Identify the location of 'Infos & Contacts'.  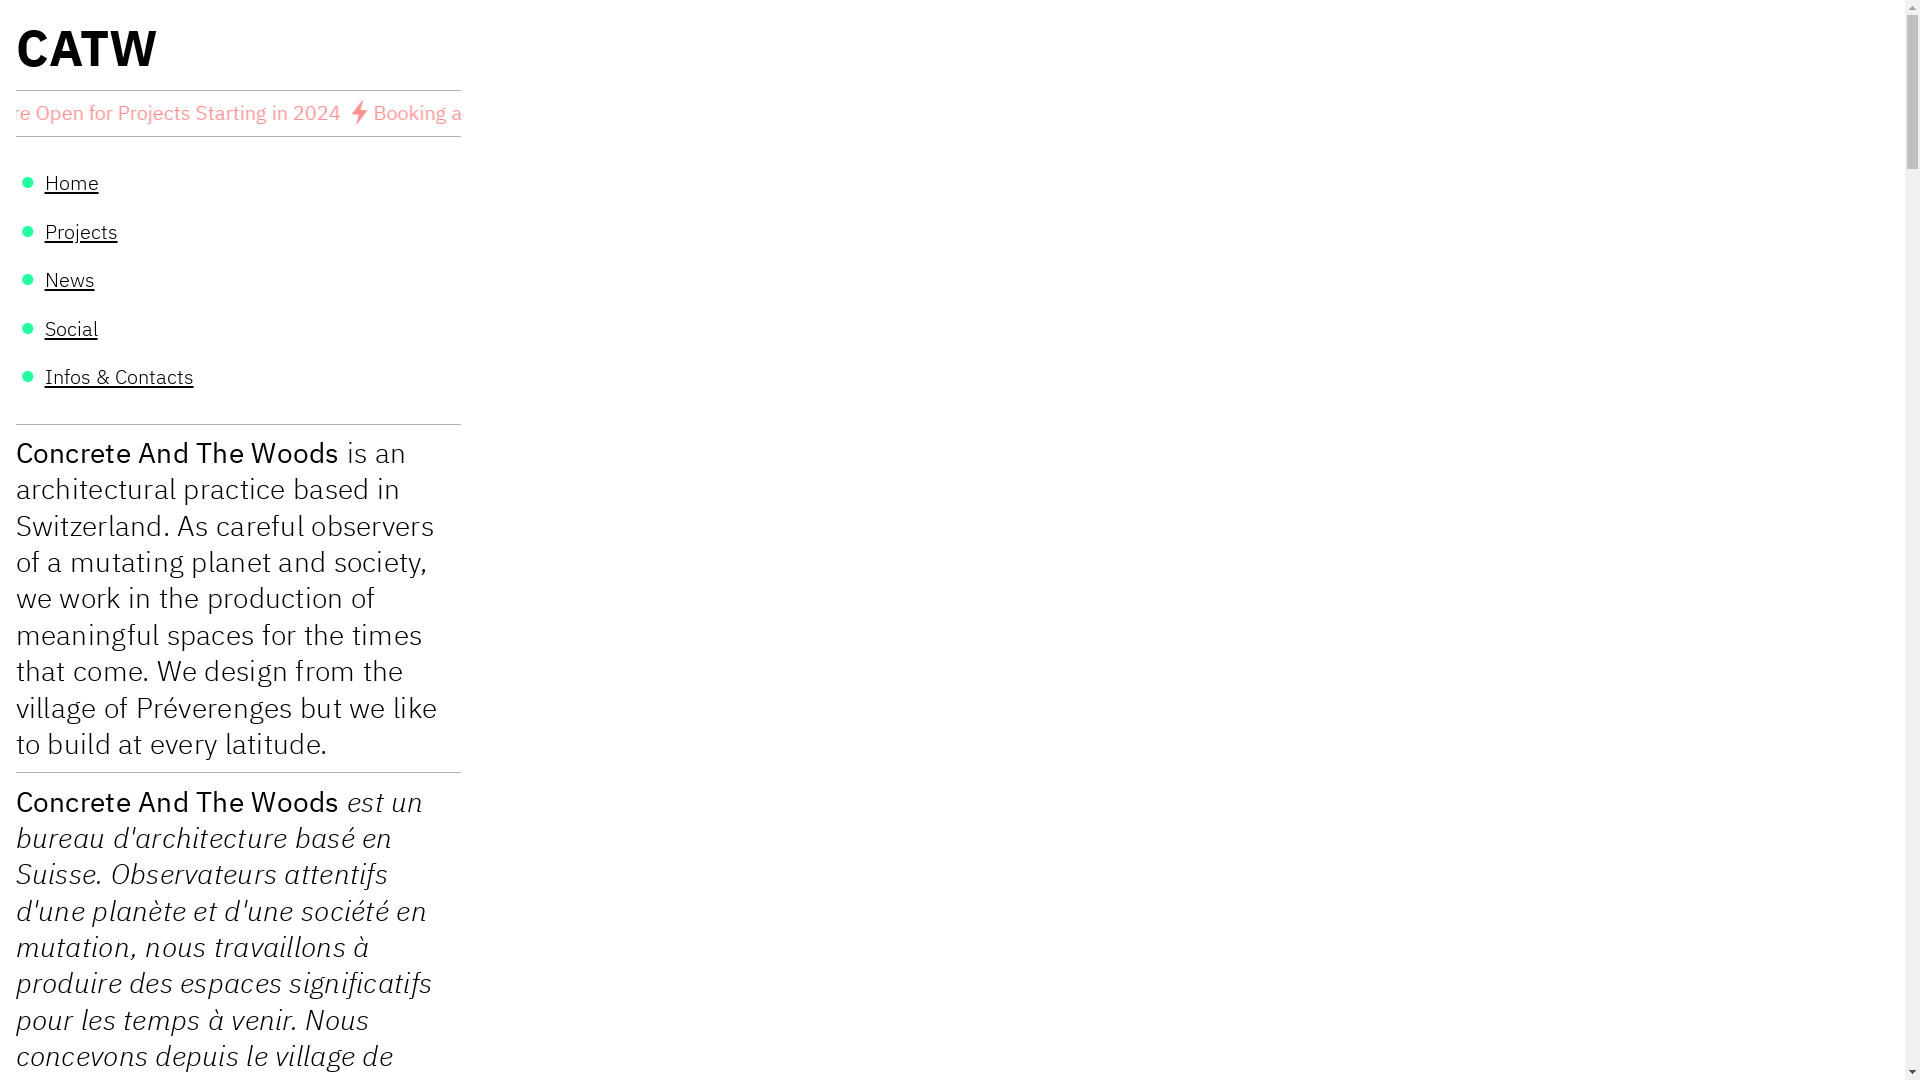
(118, 376).